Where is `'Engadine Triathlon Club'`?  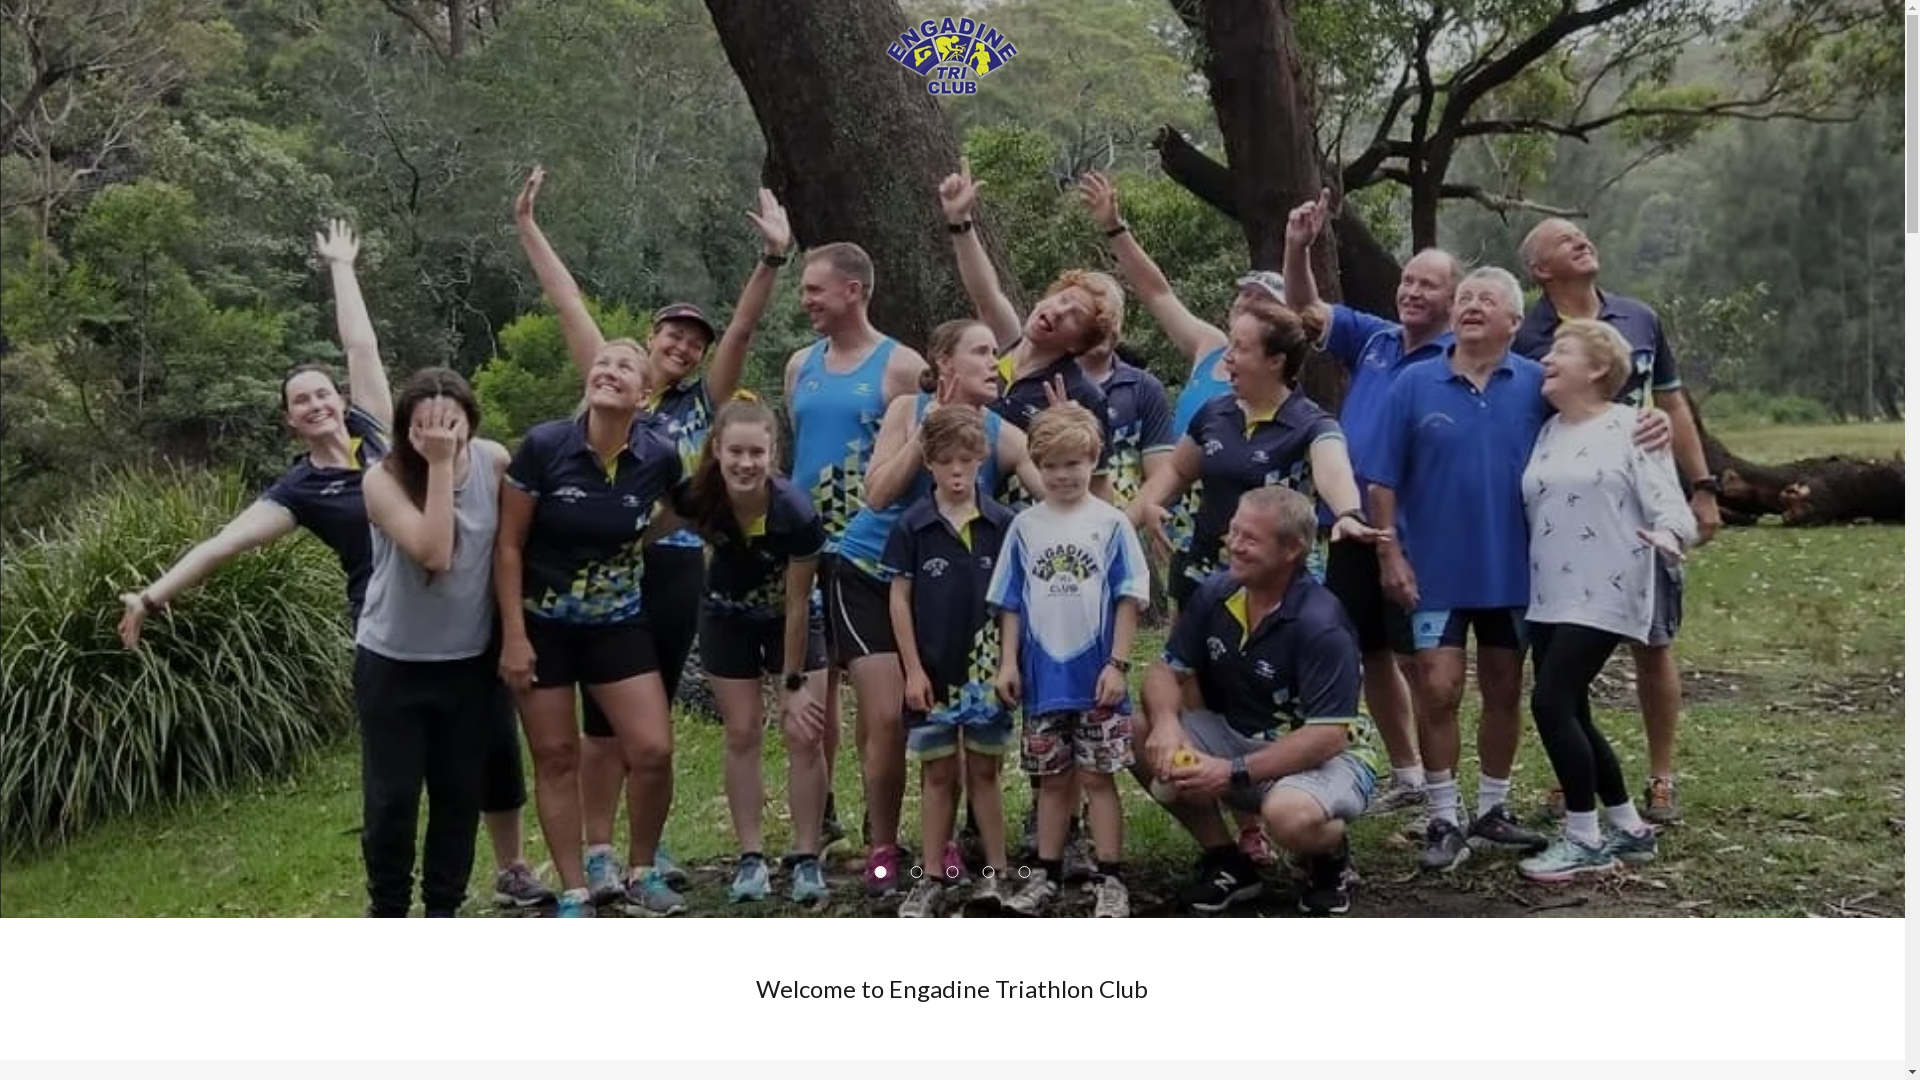 'Engadine Triathlon Club' is located at coordinates (951, 53).